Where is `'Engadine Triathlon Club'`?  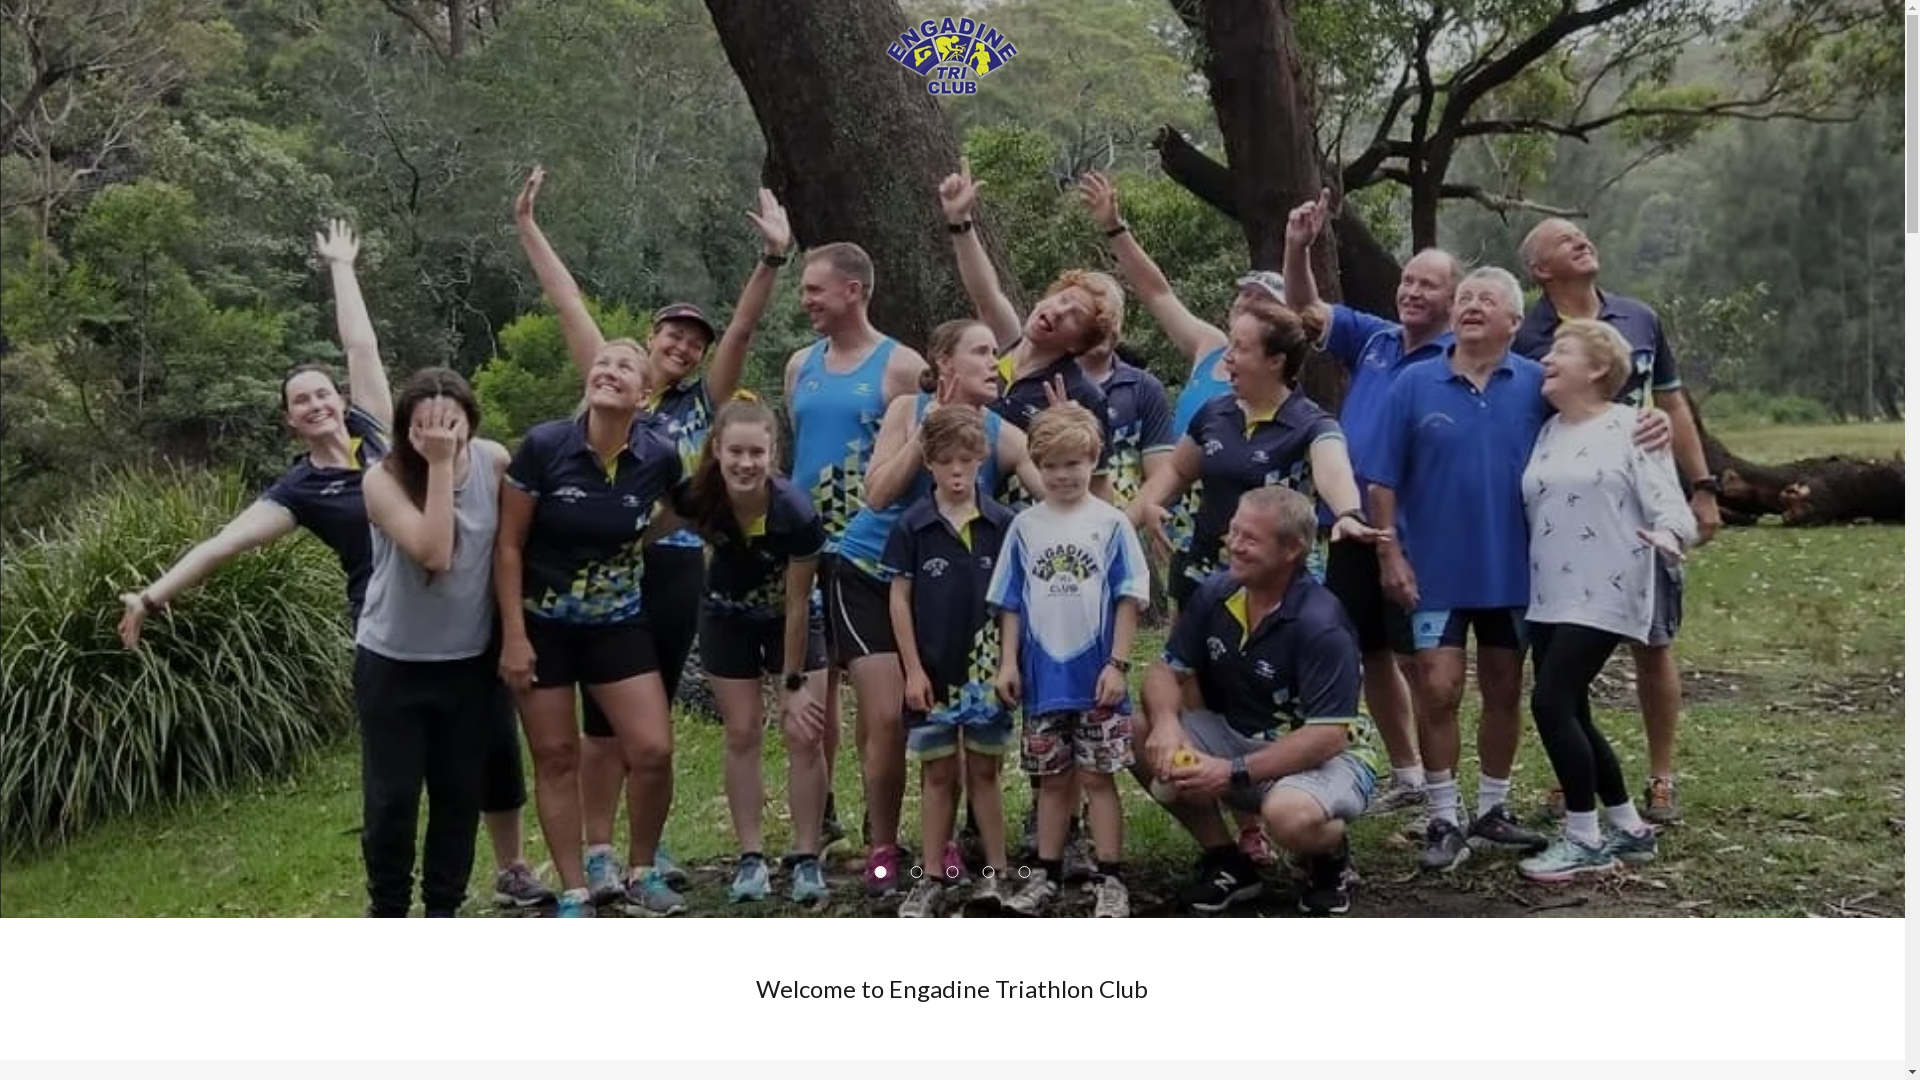 'Engadine Triathlon Club' is located at coordinates (951, 53).